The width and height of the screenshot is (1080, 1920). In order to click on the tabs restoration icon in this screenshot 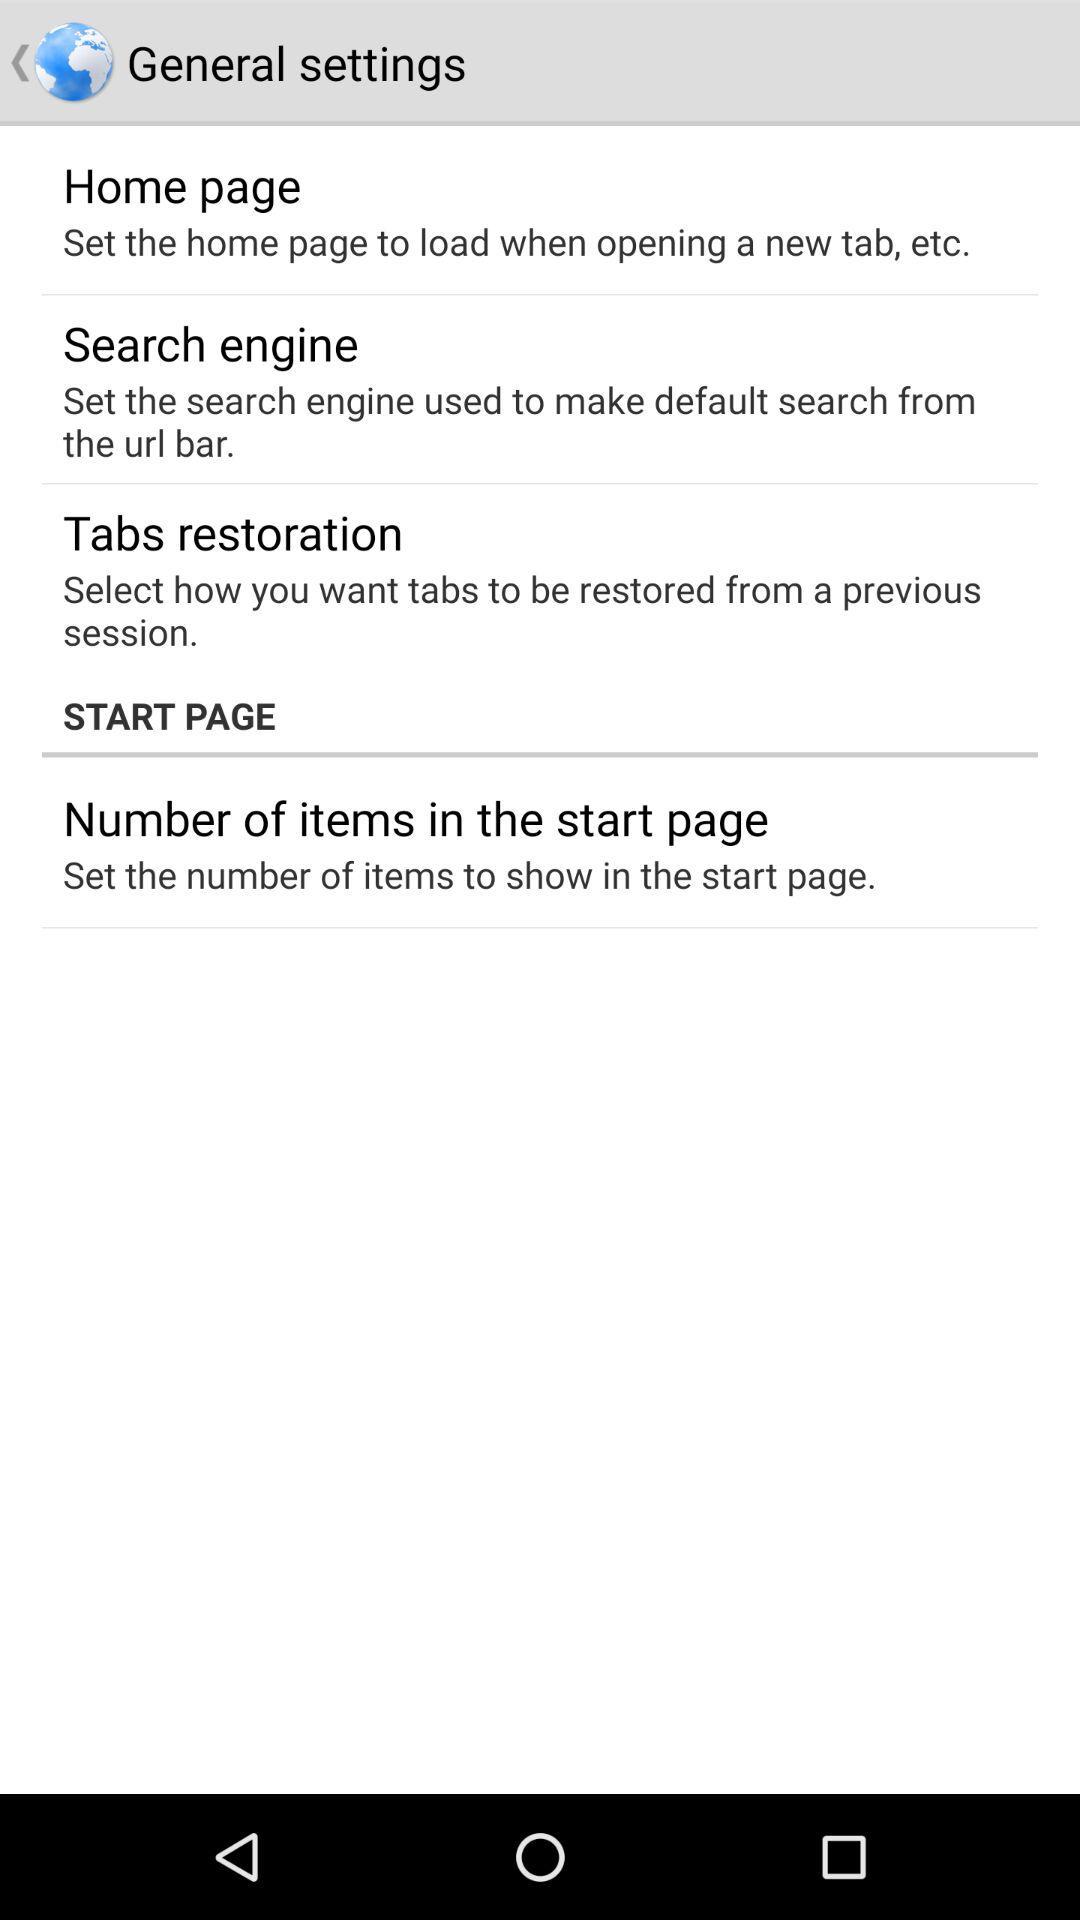, I will do `click(232, 532)`.